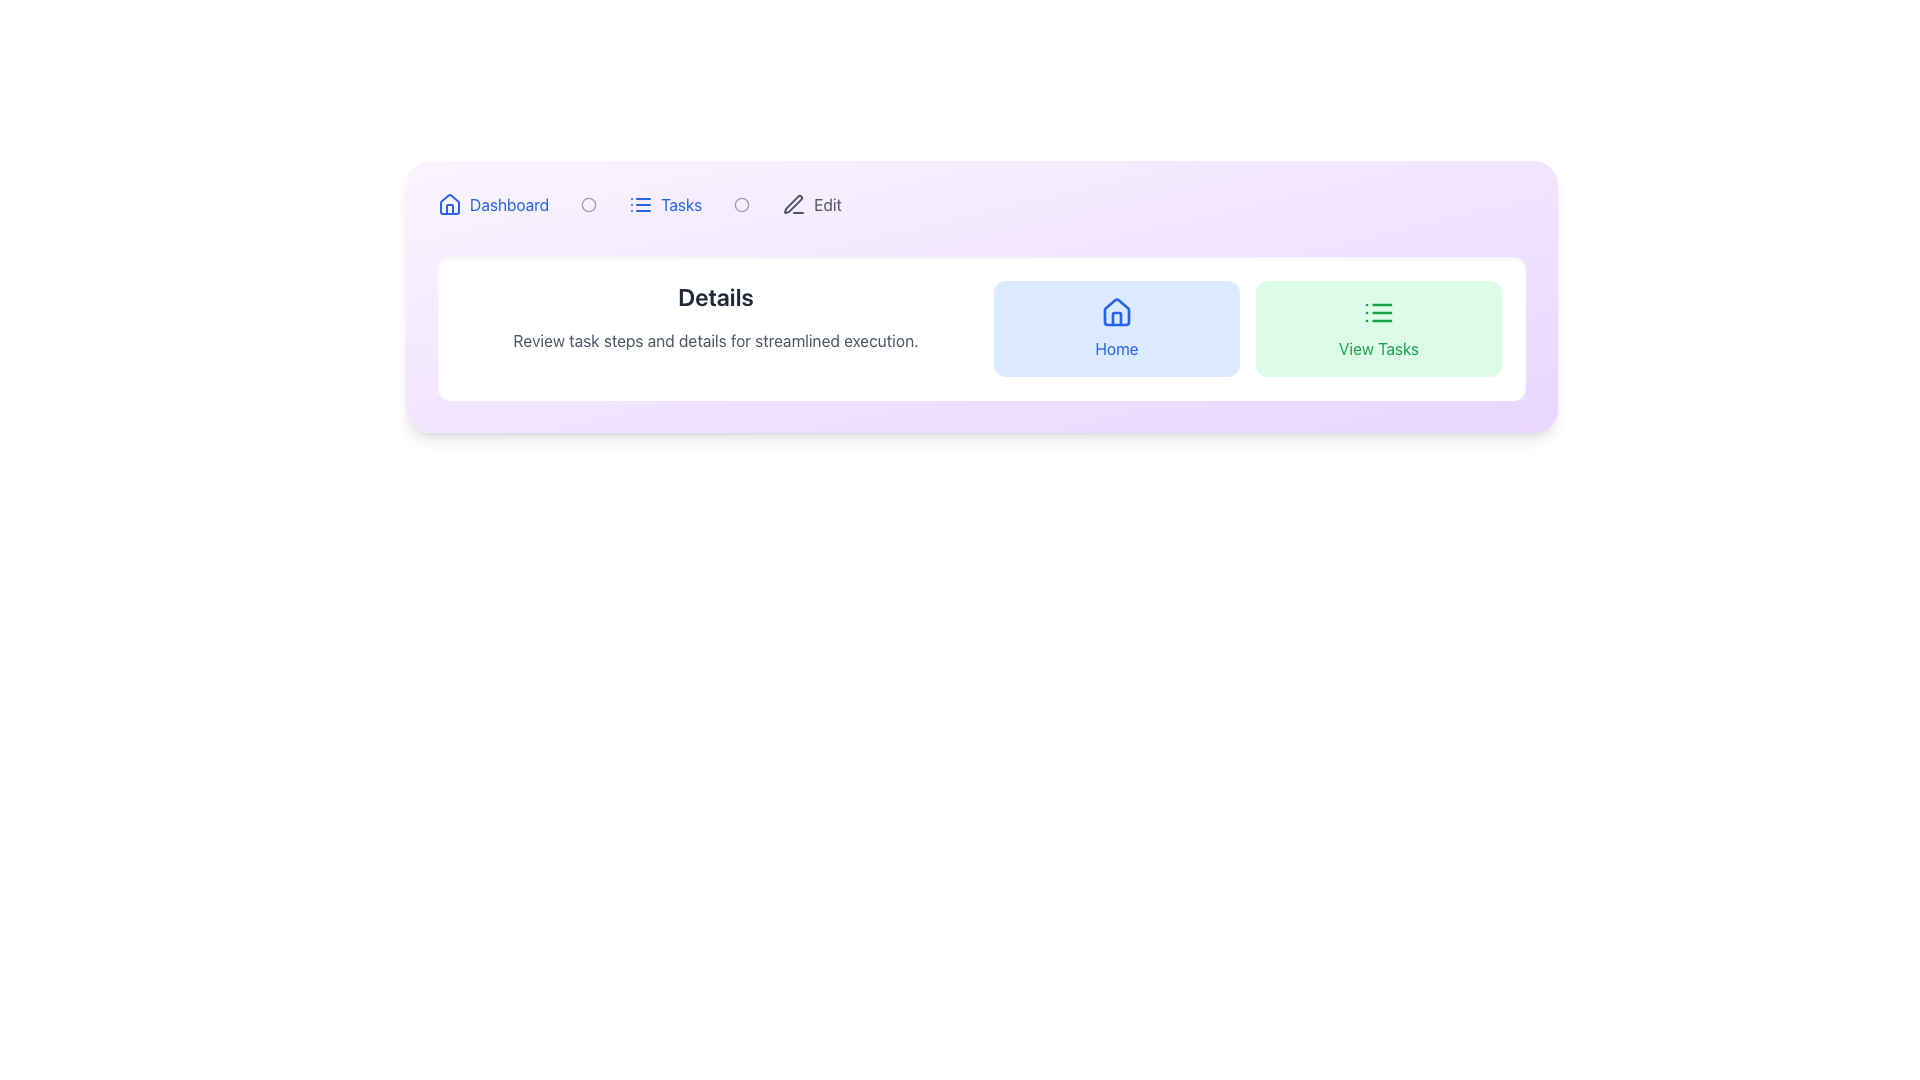 The height and width of the screenshot is (1080, 1920). What do you see at coordinates (1116, 312) in the screenshot?
I see `the 'Home' icon located within the blue box, positioned to the left of the 'View Tasks' green rectangle` at bounding box center [1116, 312].